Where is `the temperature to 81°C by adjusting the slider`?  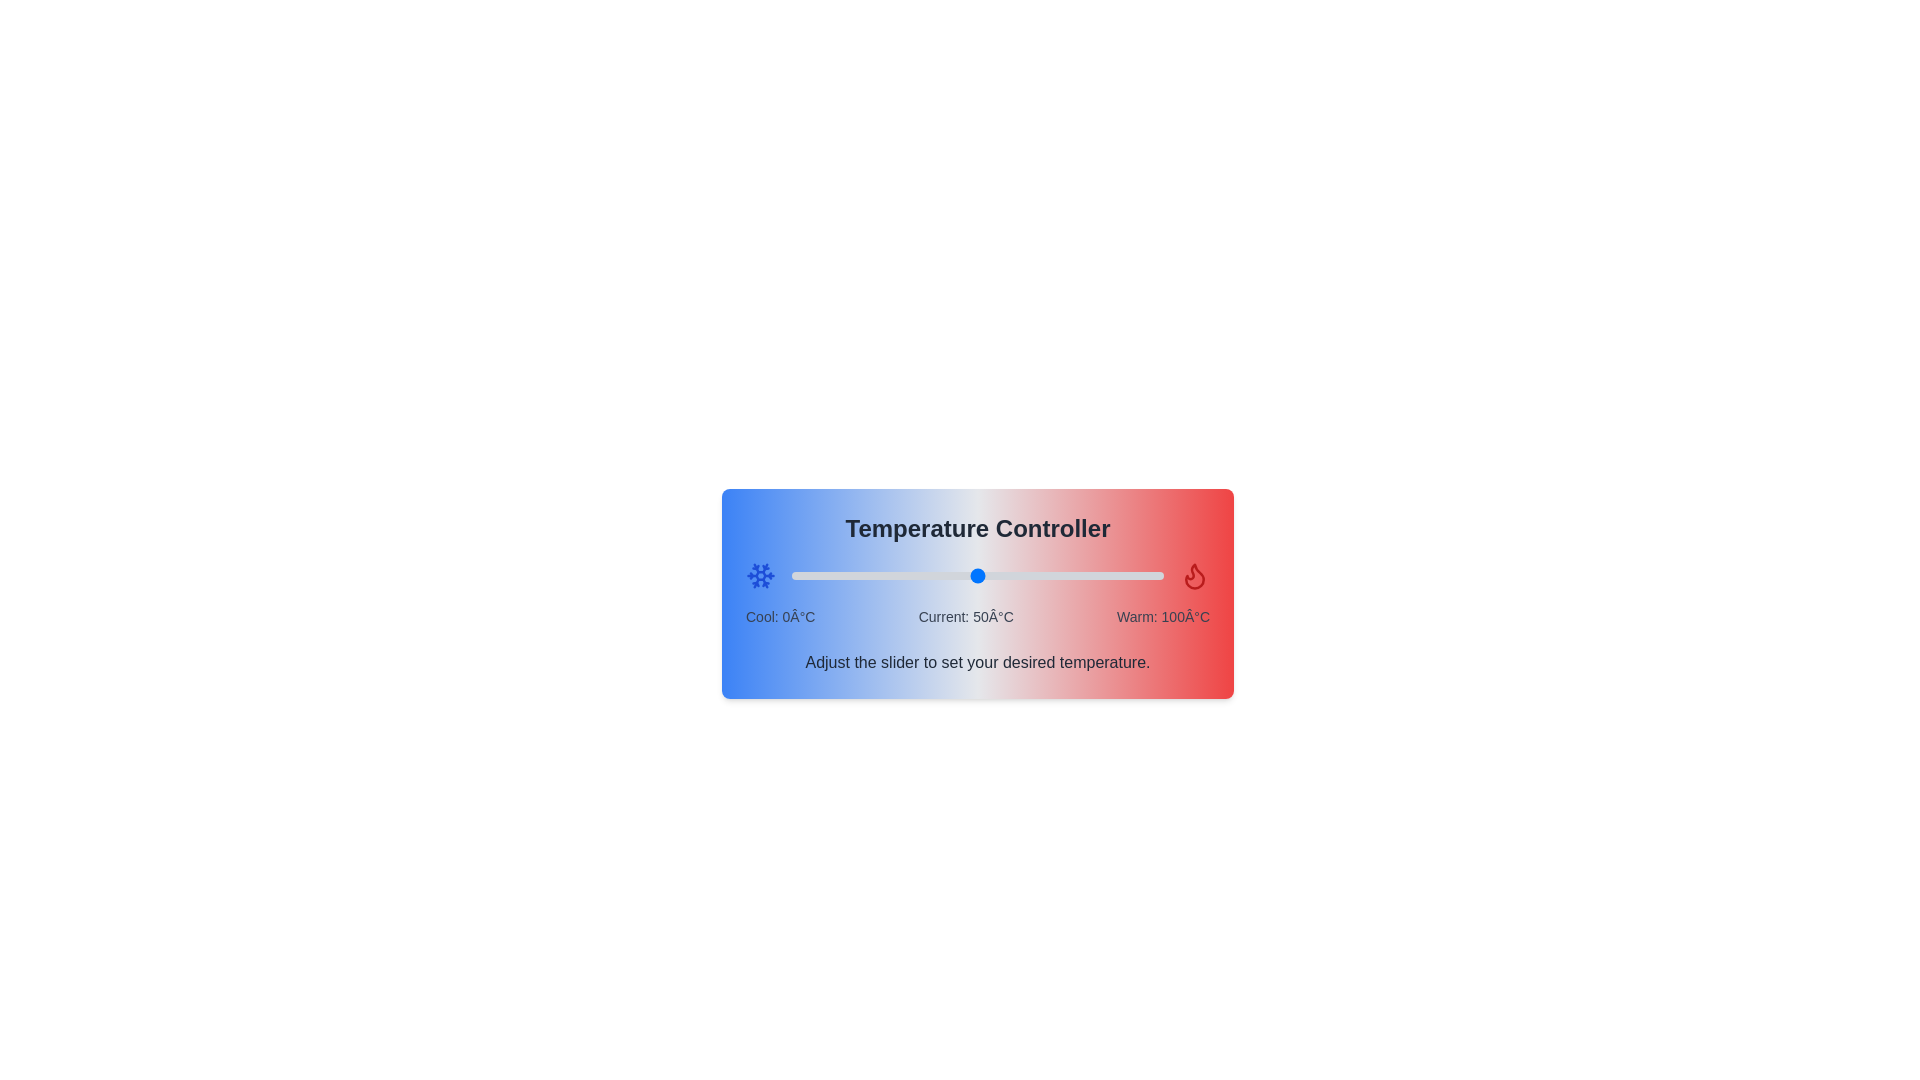
the temperature to 81°C by adjusting the slider is located at coordinates (1092, 575).